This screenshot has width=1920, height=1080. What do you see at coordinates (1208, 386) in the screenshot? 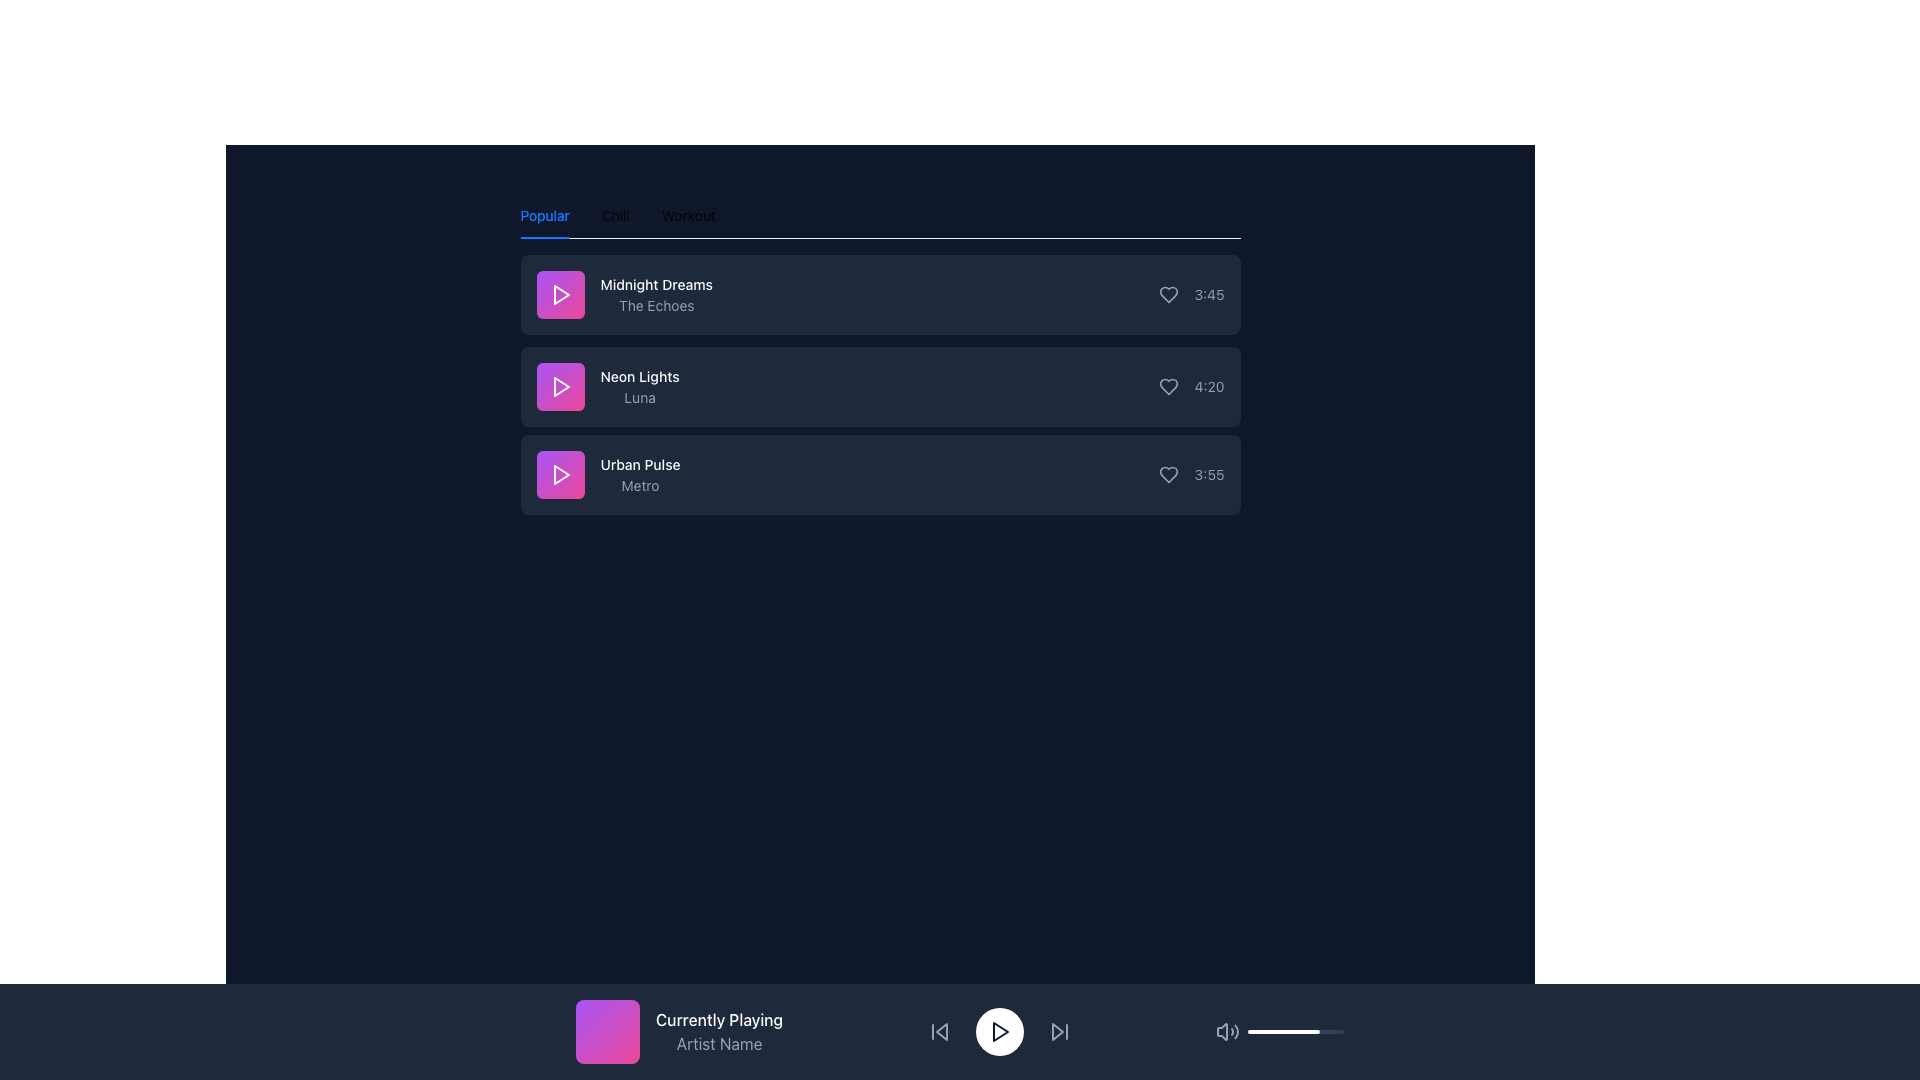
I see `the static text display that shows the duration of the song 'Neon Lights', located on the right edge inside the second row of the list labeled 'Neon Lights - Luna'` at bounding box center [1208, 386].